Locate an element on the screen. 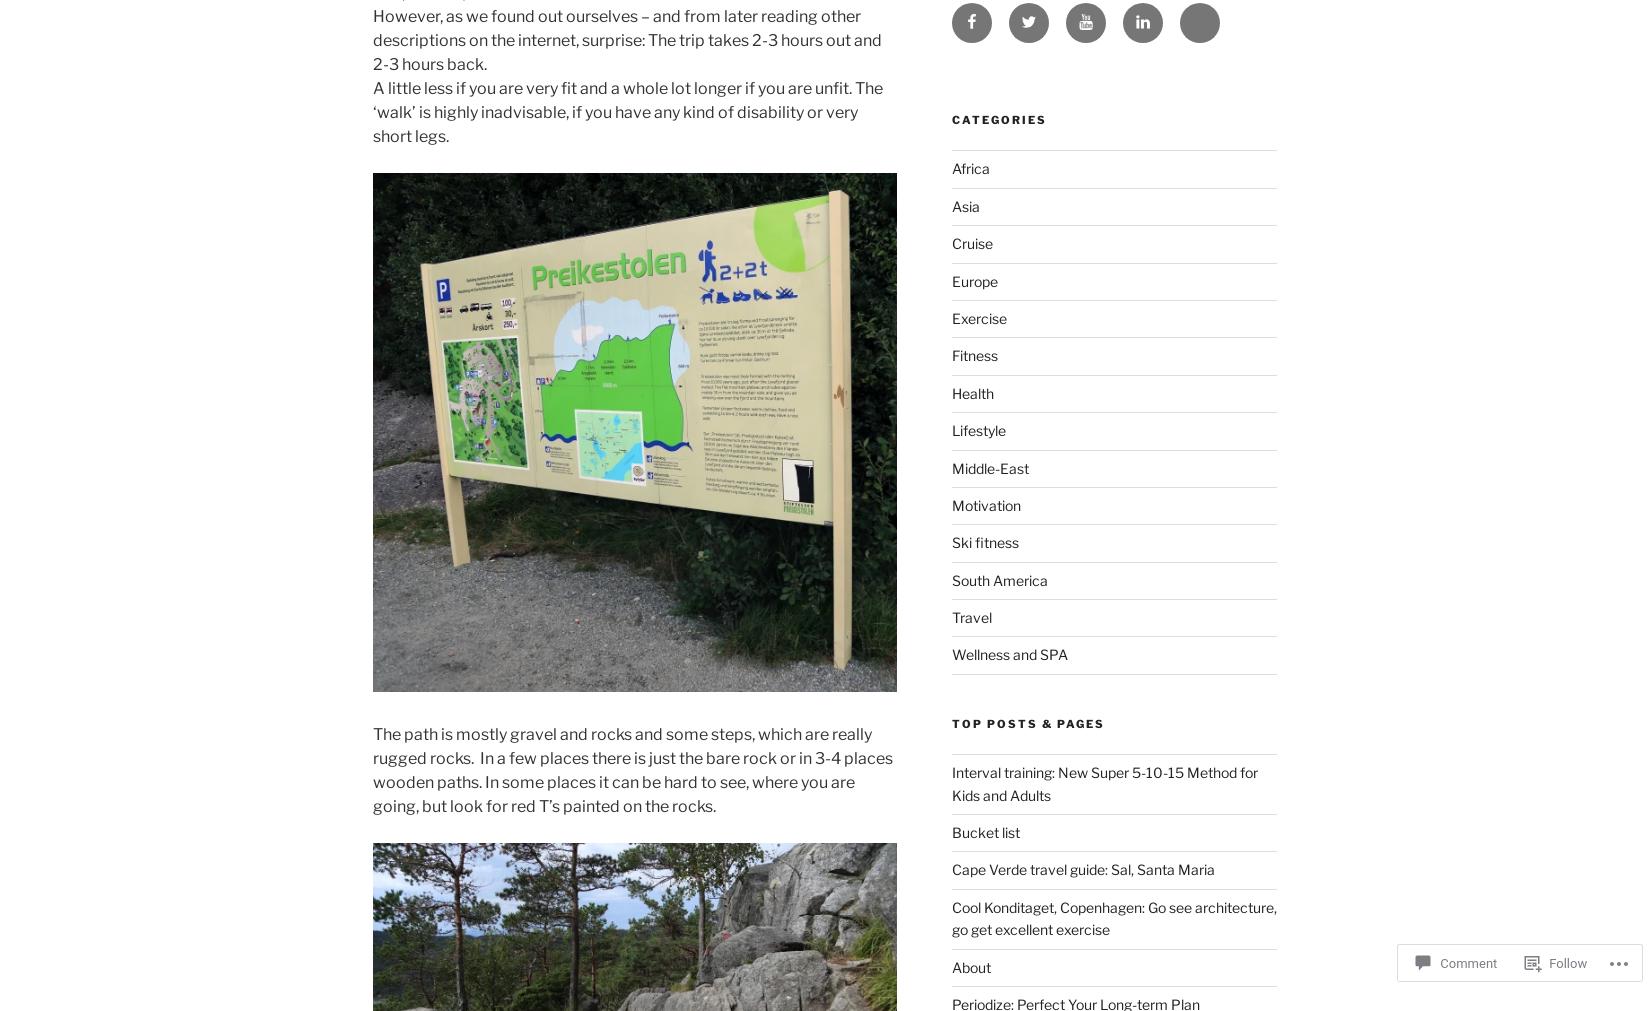 This screenshot has width=1650, height=1011. 'The path is mostly gravel and rocks and some steps, which are really rugged rocks.  In a few places there is just the bare rock or in 3-4 places wooden paths. In some places it can be hard to see, where you are going, but look for red T’s painted on the rocks.' is located at coordinates (631, 769).